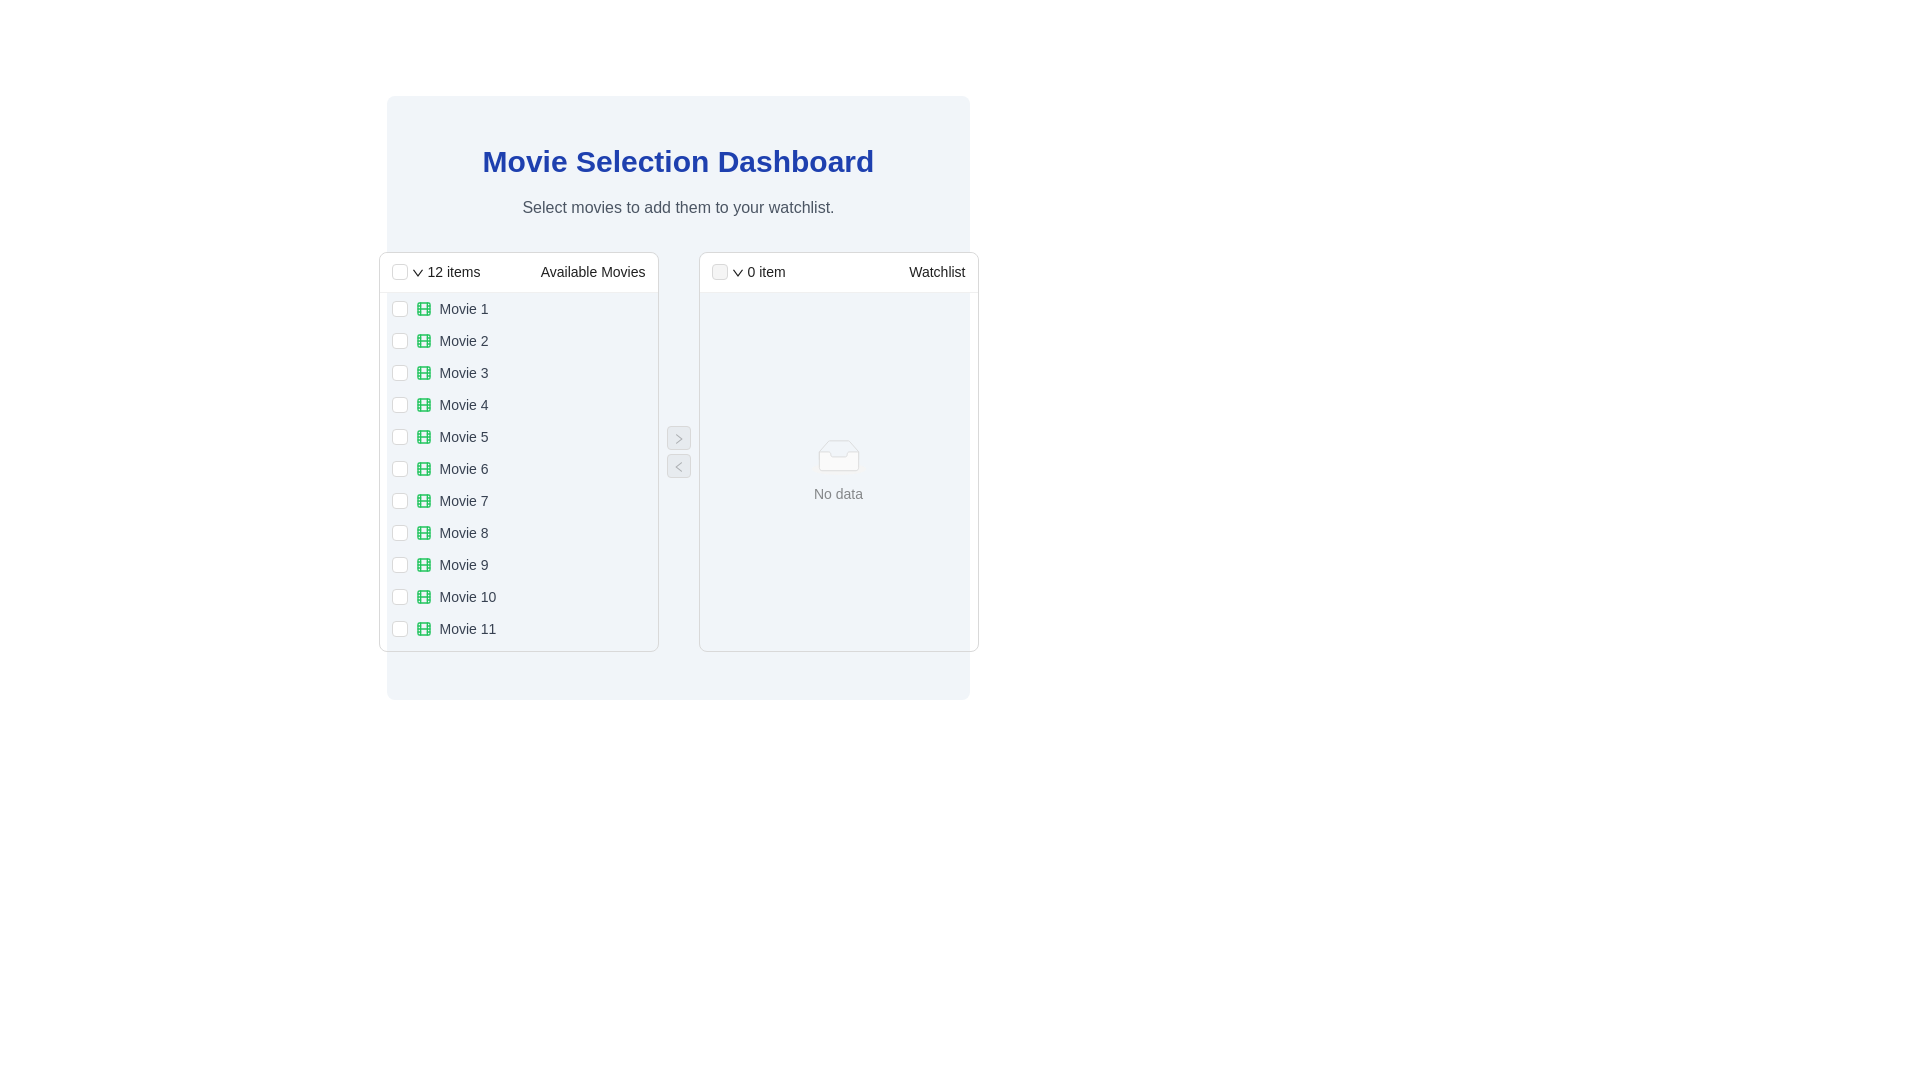  I want to click on the text label indicating 'Movie 4', which is the fourth item in the 'Available Movies' section of the dashboard, so click(463, 405).